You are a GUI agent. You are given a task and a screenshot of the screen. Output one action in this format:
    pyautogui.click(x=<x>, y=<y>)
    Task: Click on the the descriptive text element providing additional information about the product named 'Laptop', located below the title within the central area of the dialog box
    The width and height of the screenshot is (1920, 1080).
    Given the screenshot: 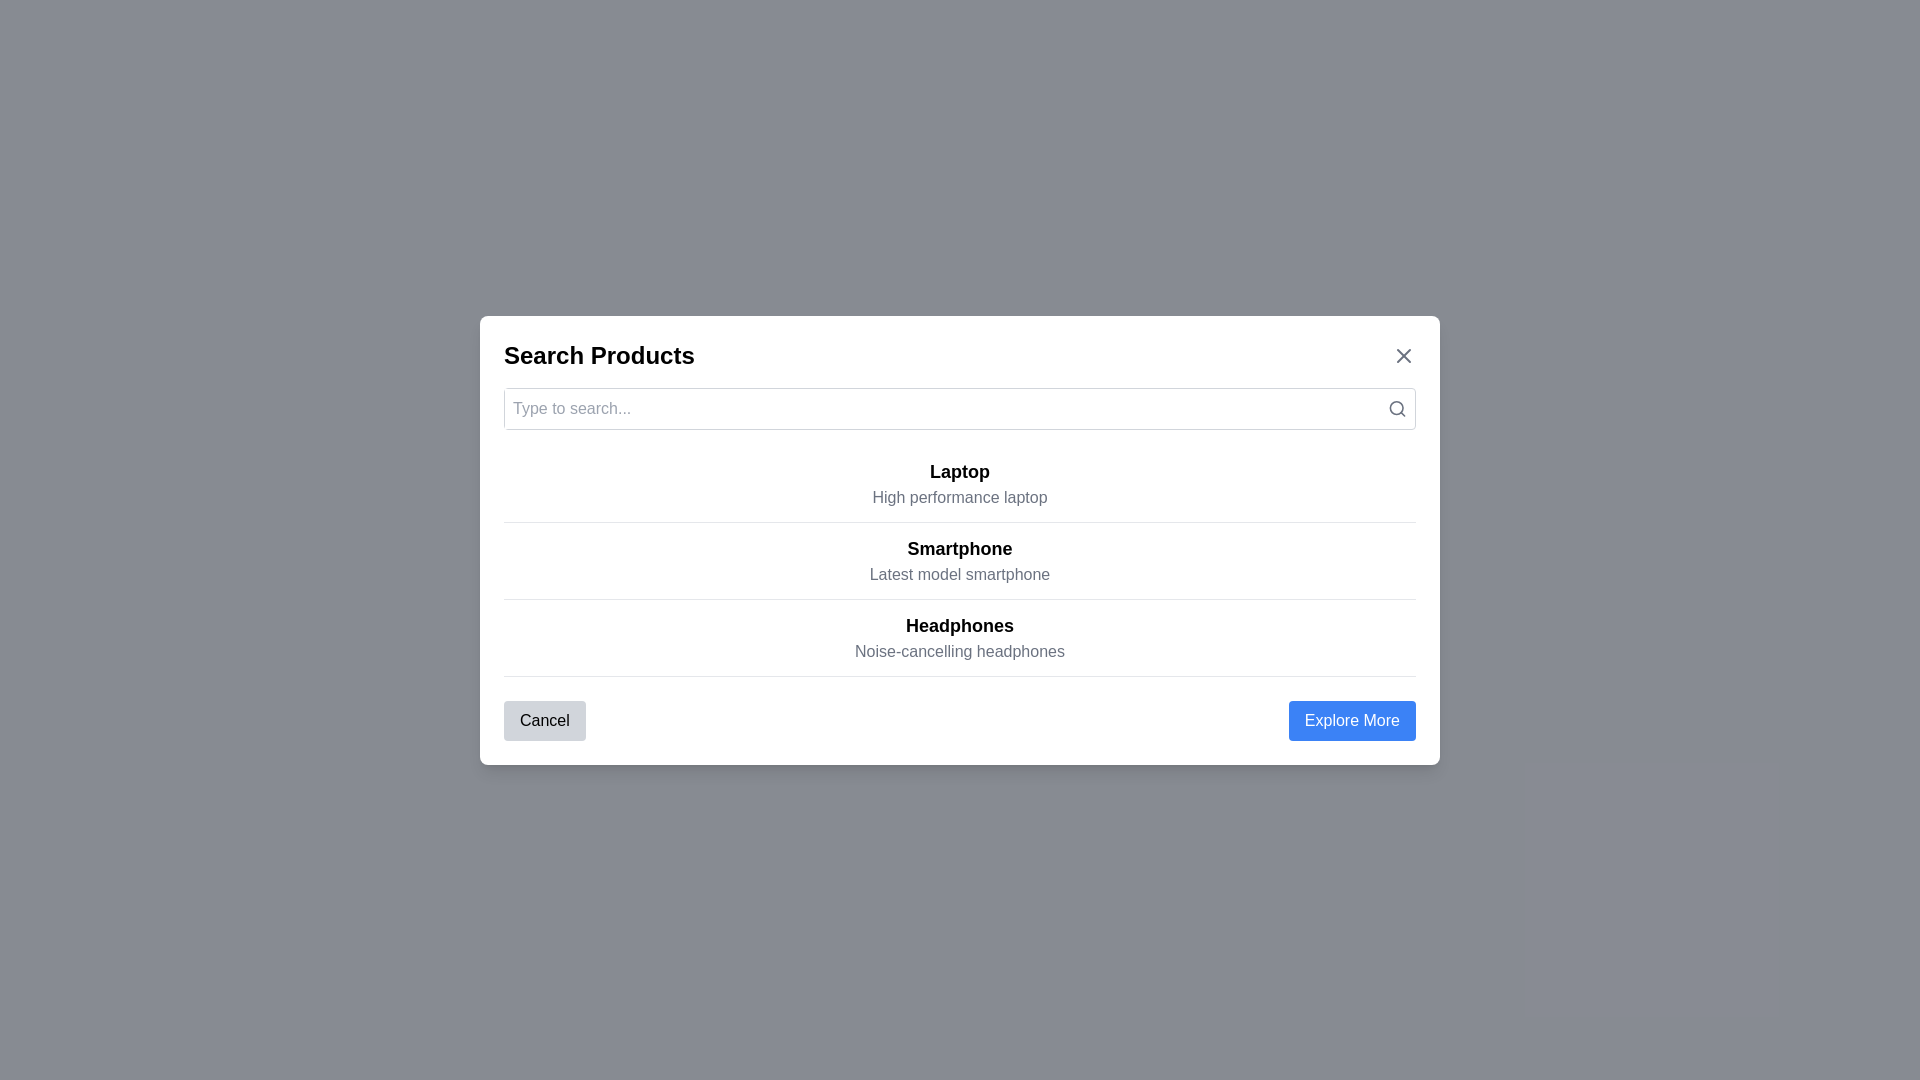 What is the action you would take?
    pyautogui.click(x=960, y=496)
    